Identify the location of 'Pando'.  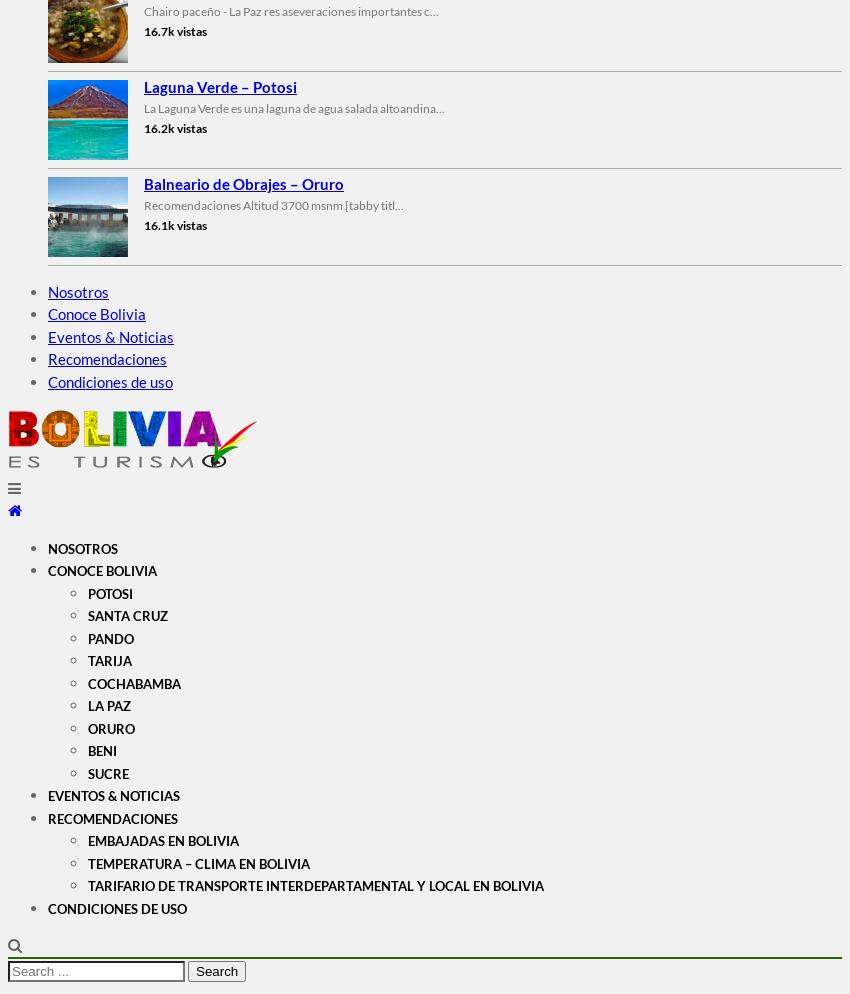
(86, 637).